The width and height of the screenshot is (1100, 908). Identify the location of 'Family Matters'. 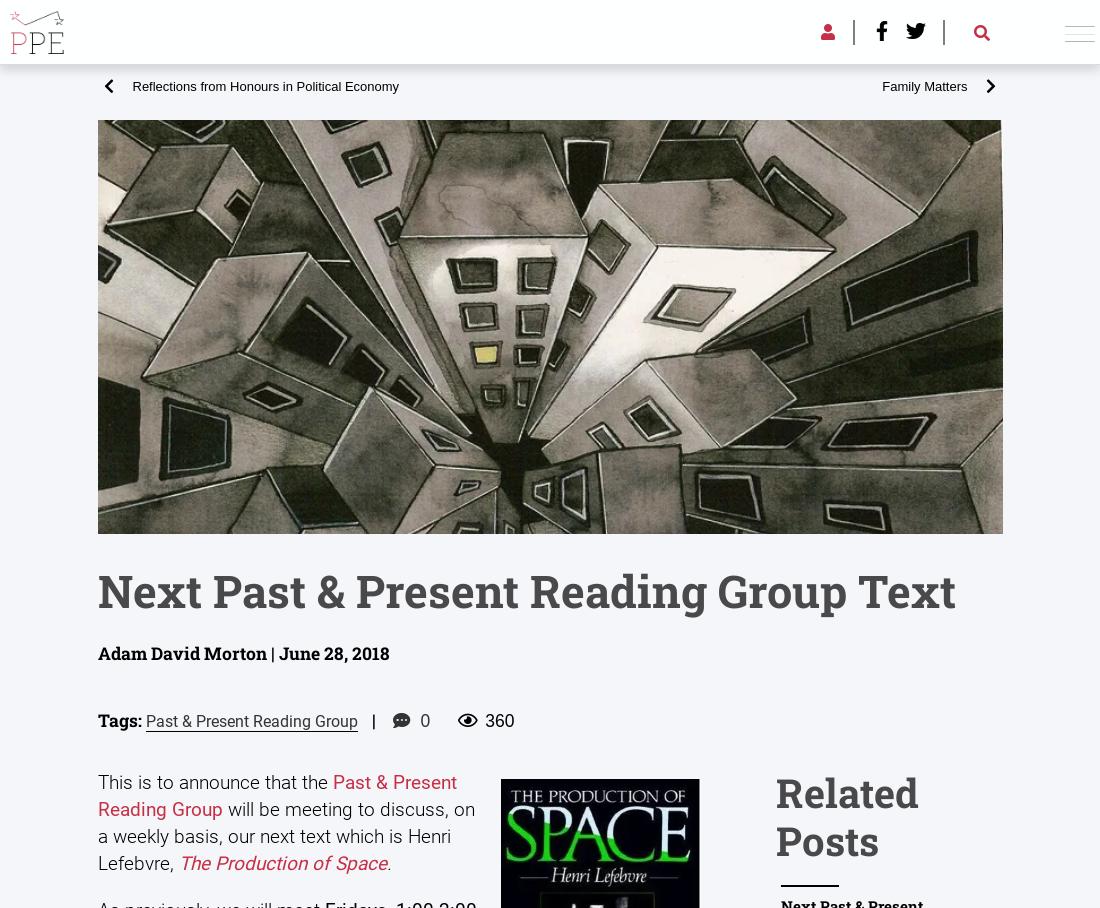
(924, 85).